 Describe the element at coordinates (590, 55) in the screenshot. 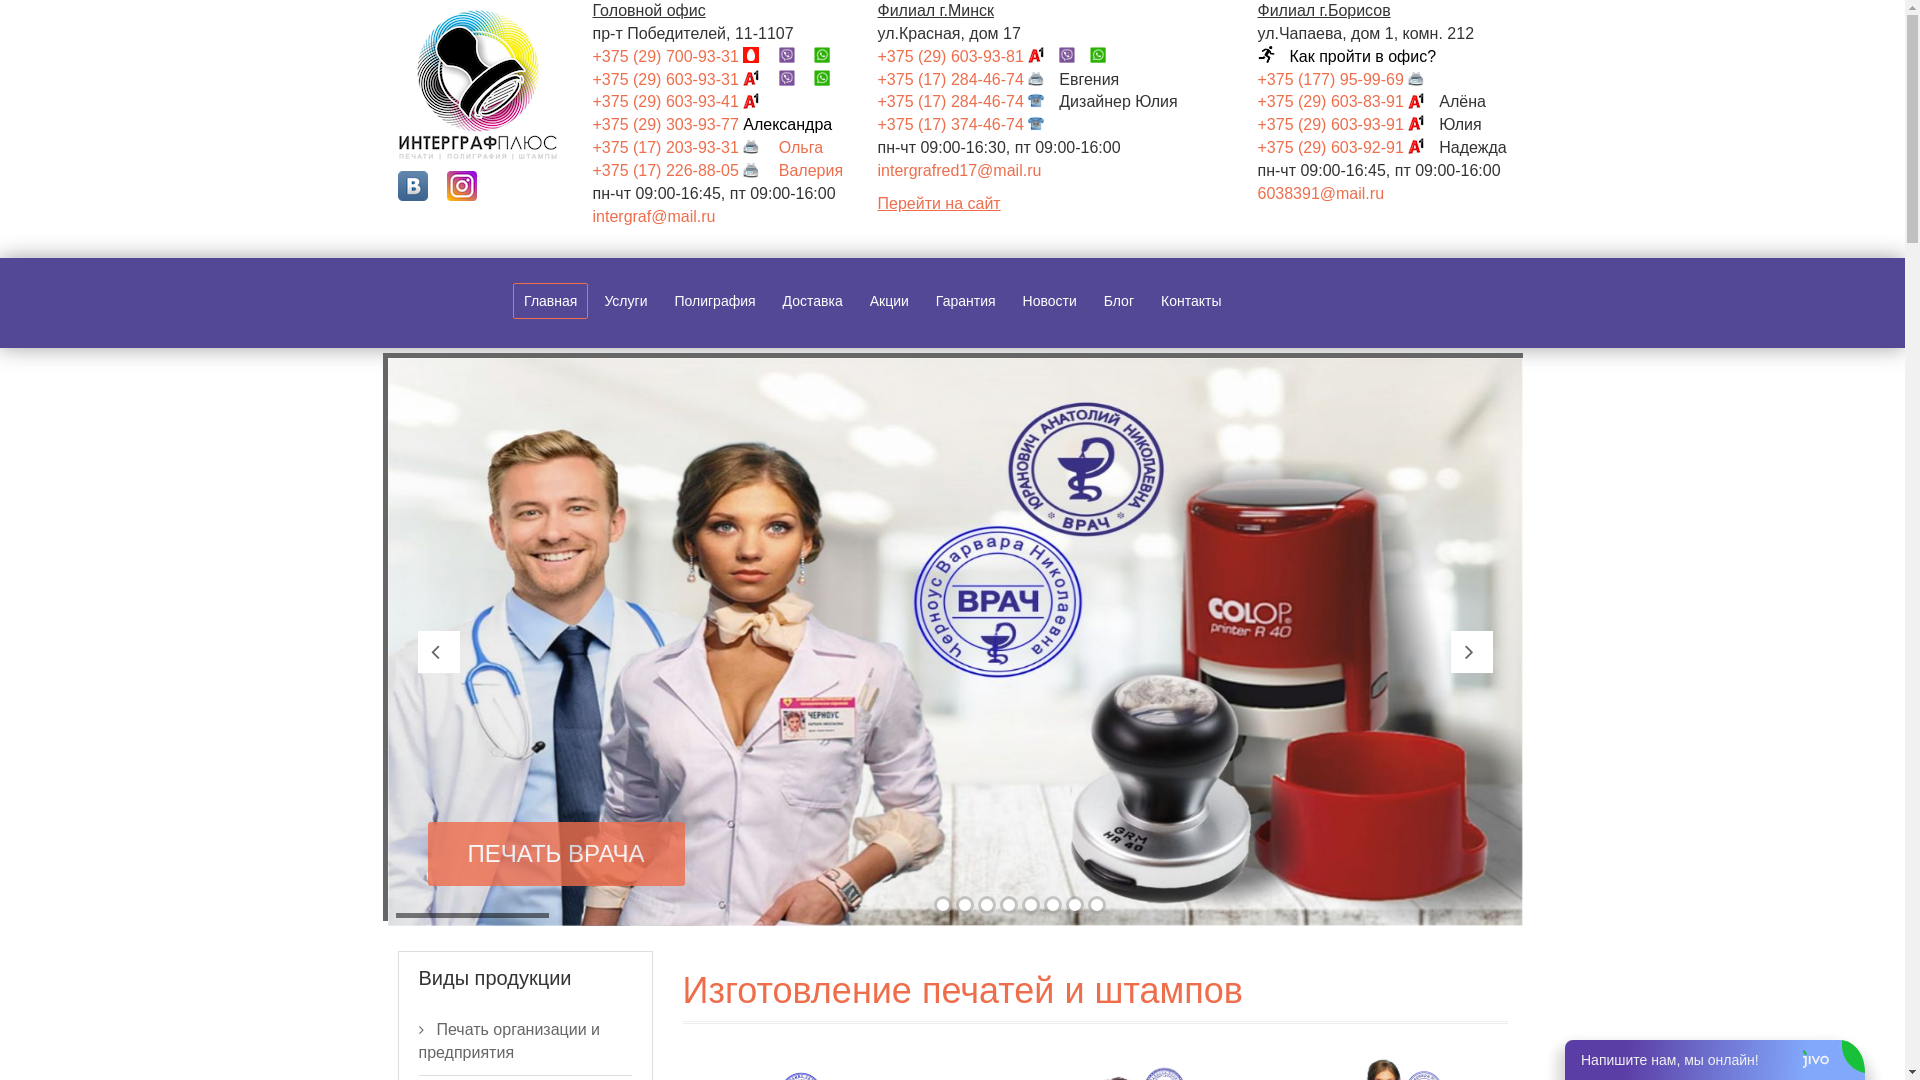

I see `'+375 (29) 700-93-31 '` at that location.